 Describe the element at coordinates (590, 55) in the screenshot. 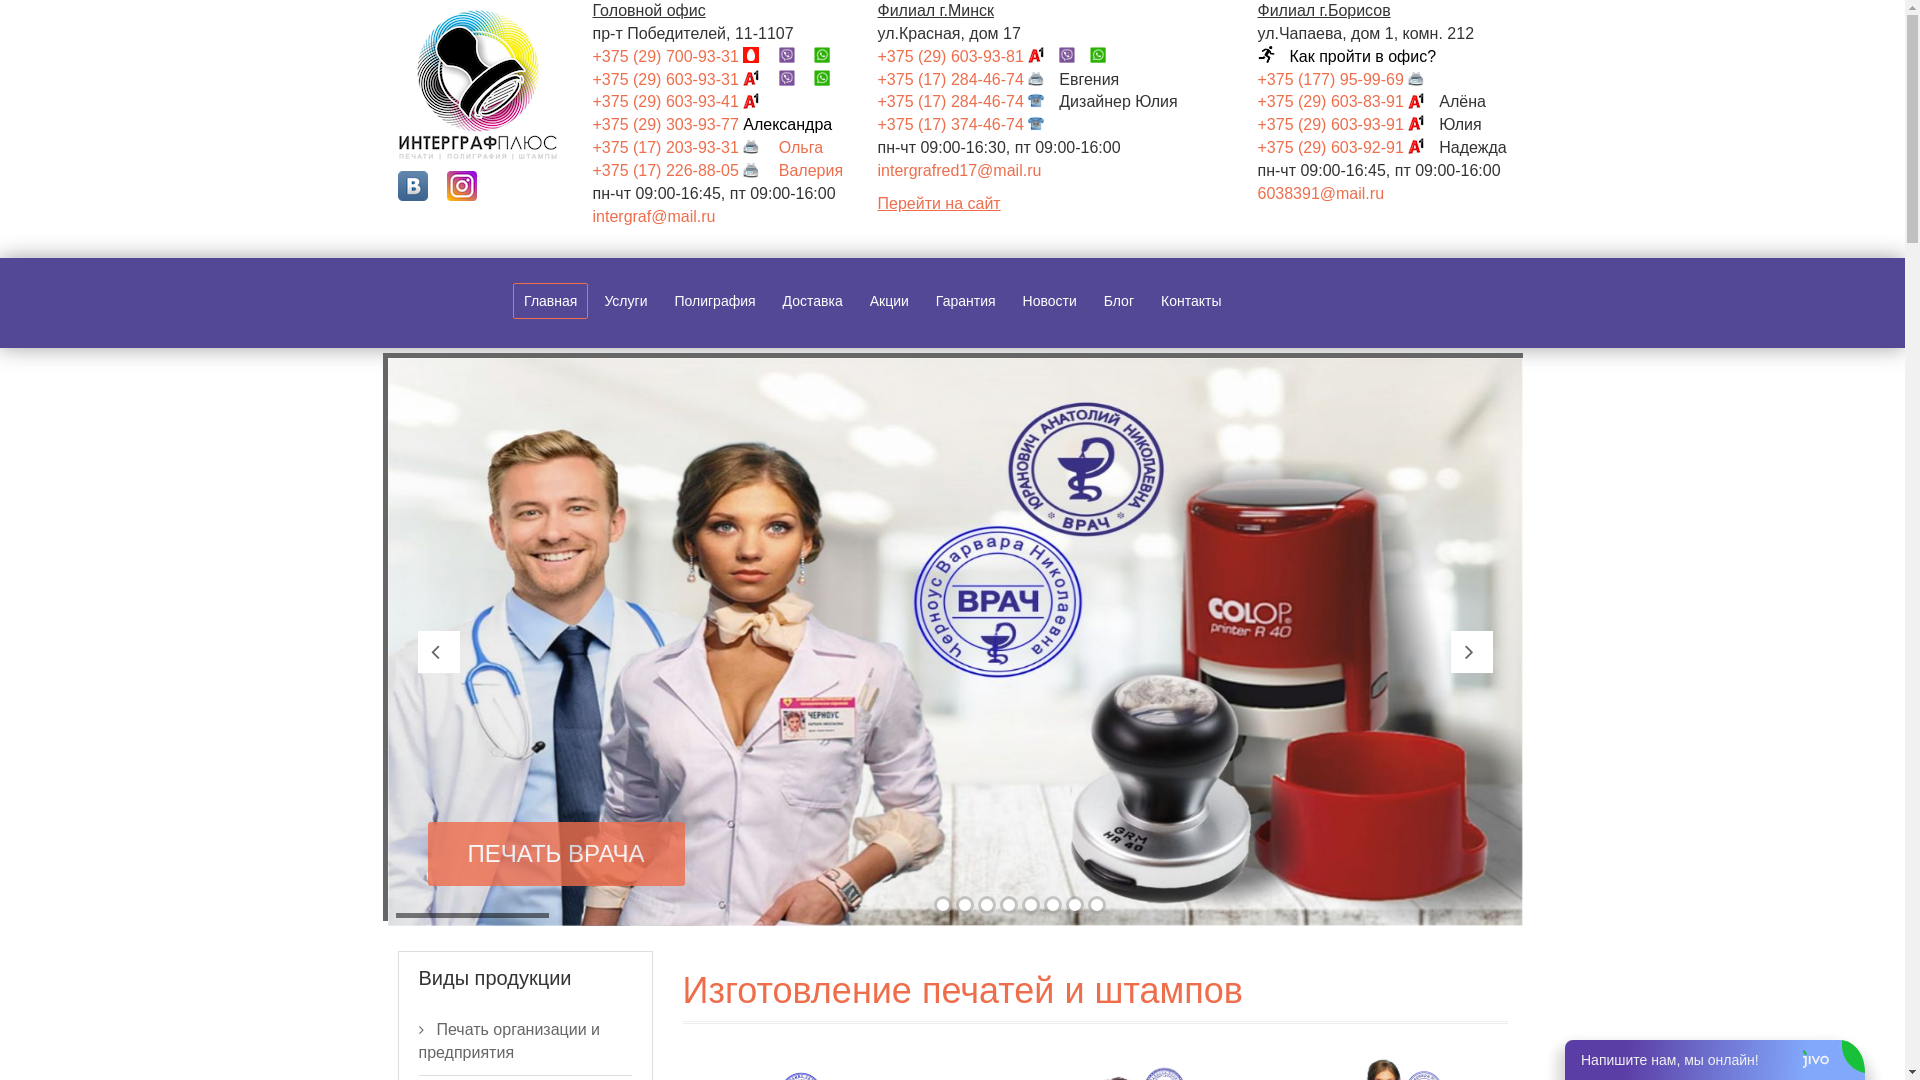

I see `'+375 (29) 700-93-31 '` at that location.